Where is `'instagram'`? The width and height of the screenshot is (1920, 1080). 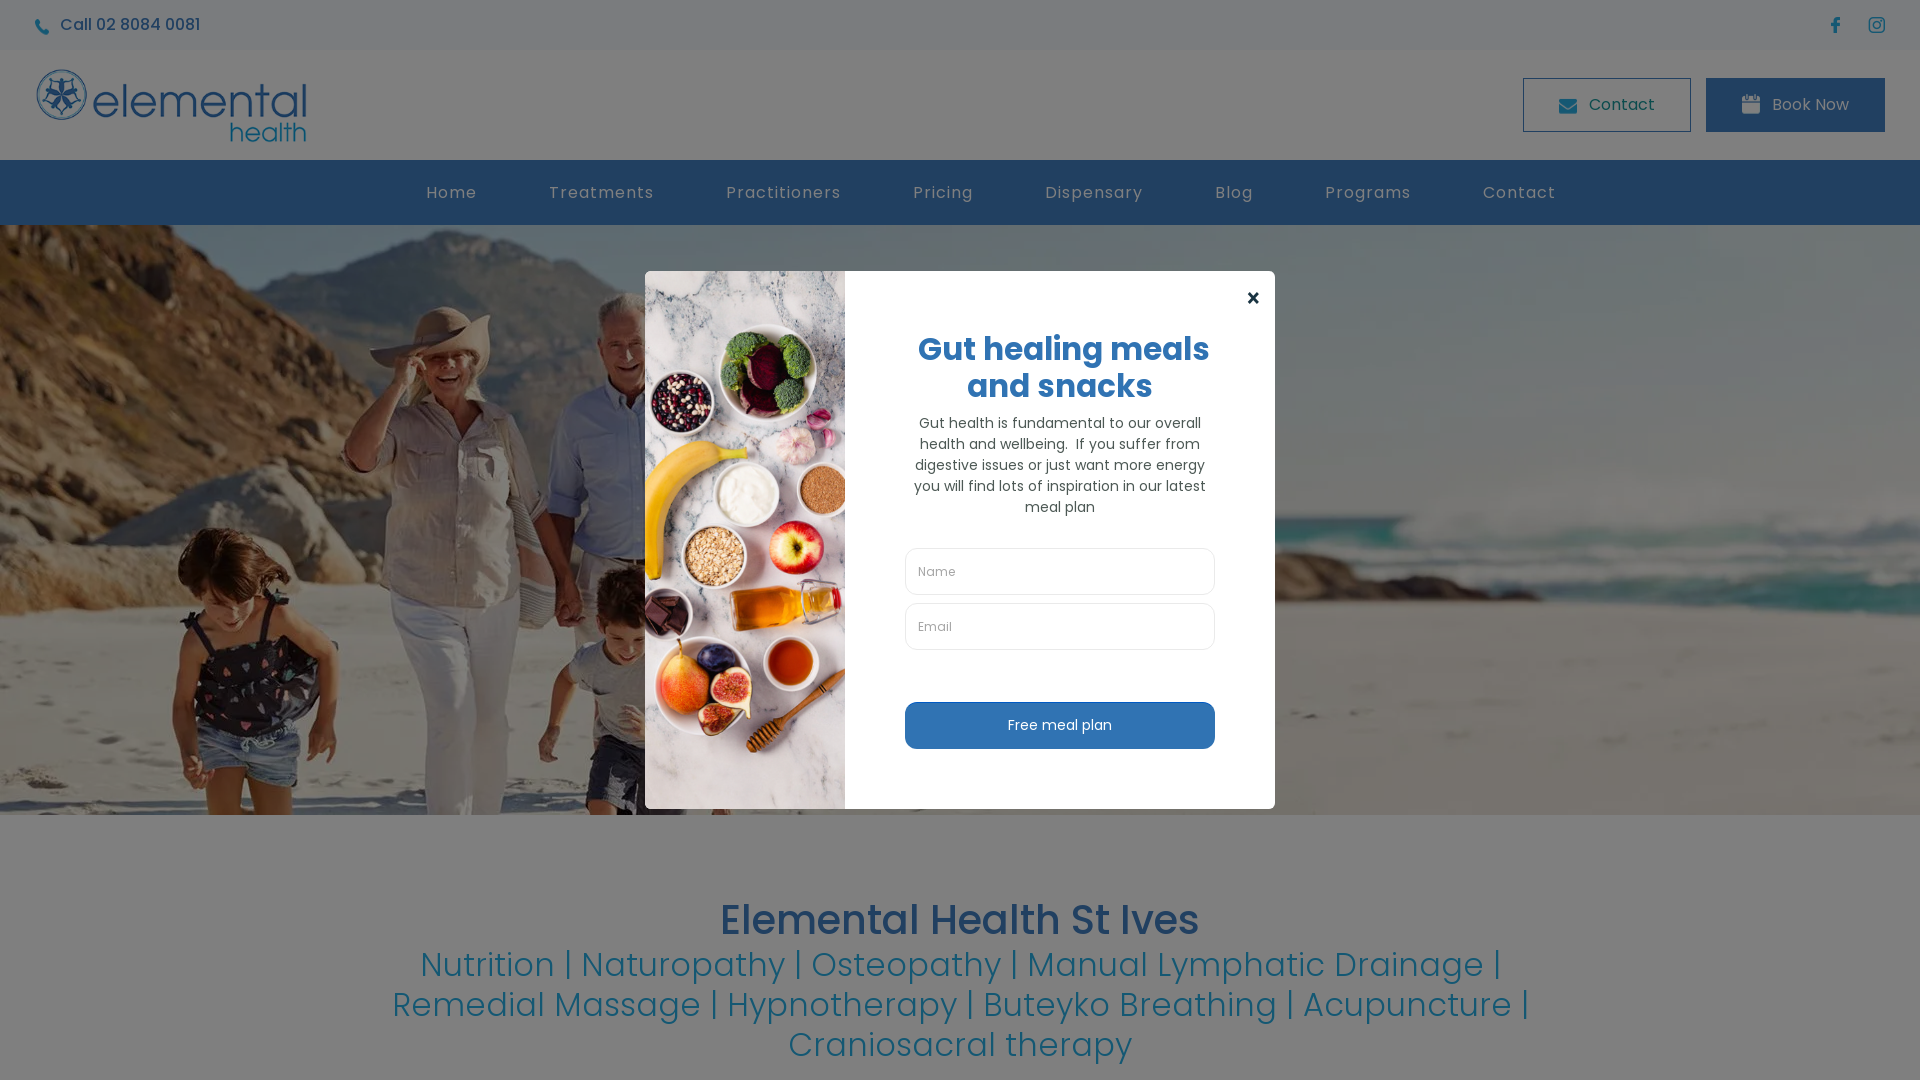 'instagram' is located at coordinates (1866, 24).